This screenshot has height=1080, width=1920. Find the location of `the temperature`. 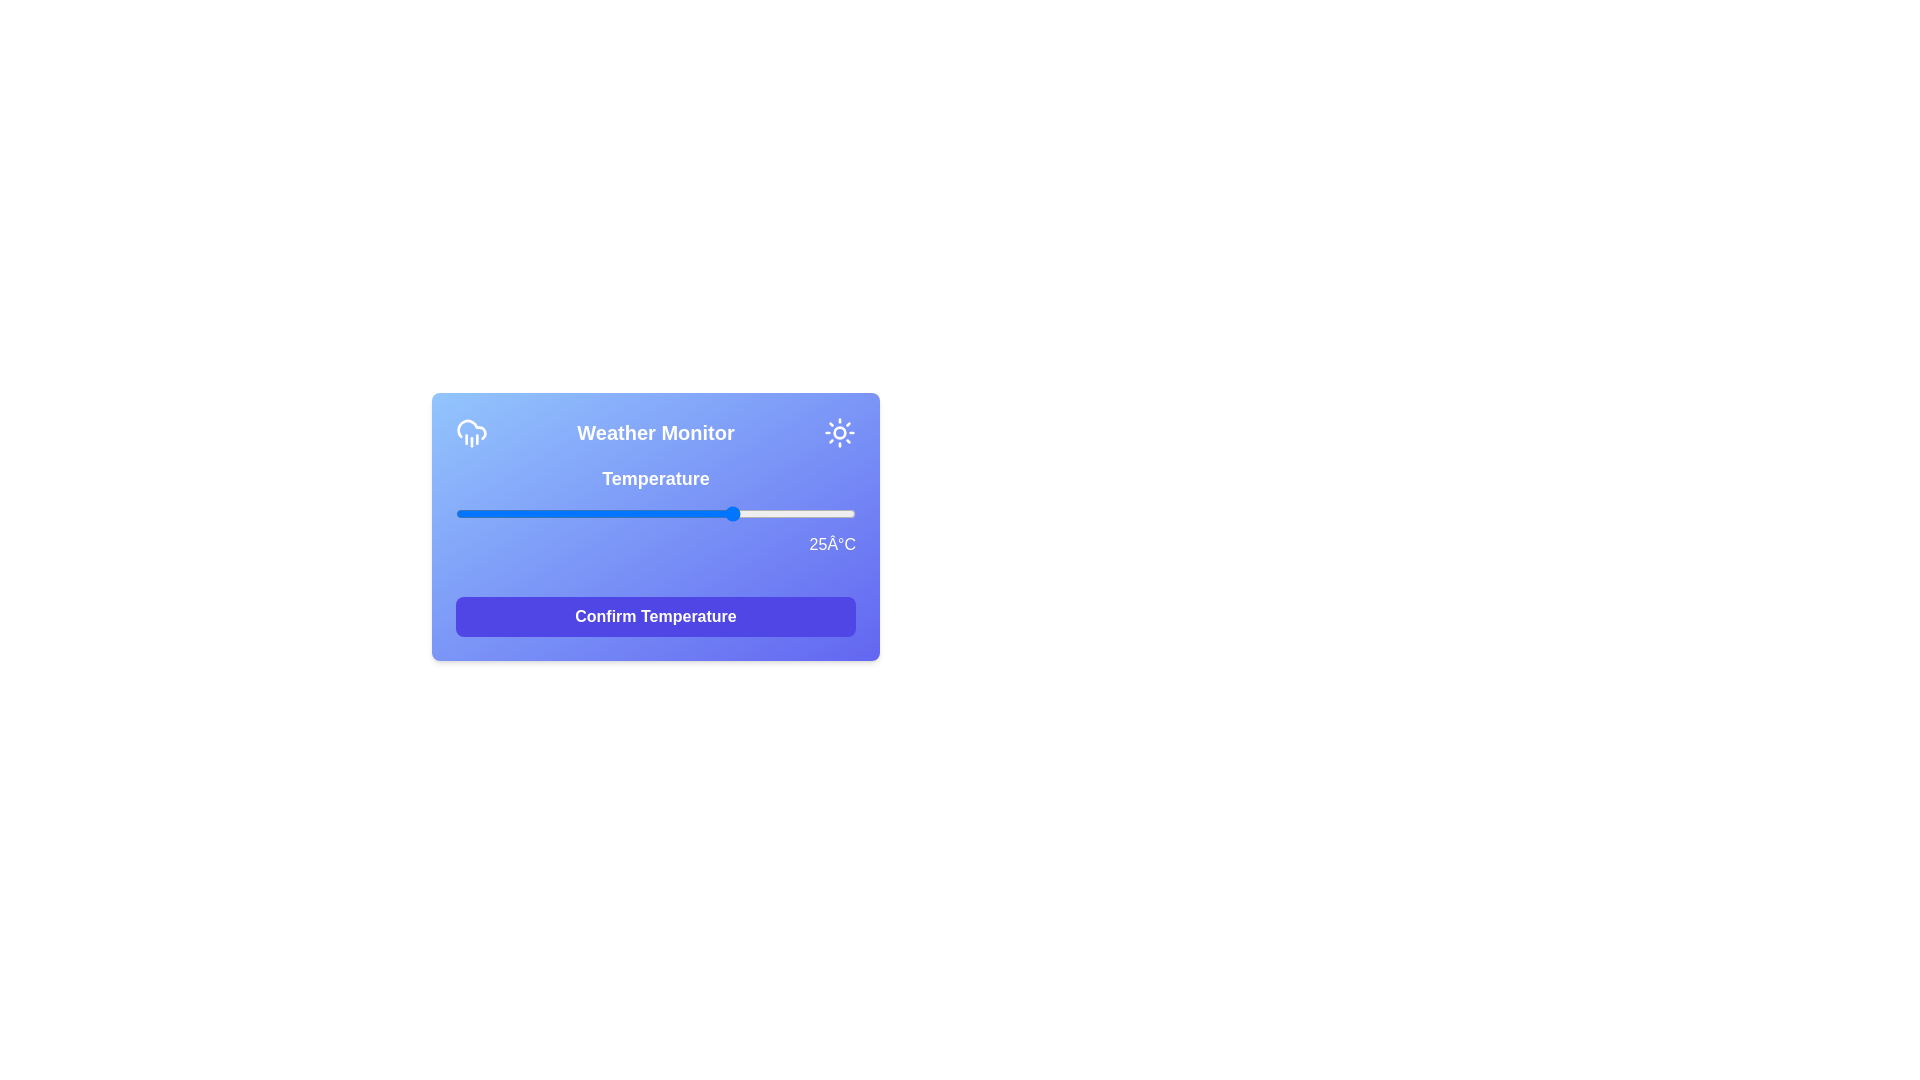

the temperature is located at coordinates (583, 512).